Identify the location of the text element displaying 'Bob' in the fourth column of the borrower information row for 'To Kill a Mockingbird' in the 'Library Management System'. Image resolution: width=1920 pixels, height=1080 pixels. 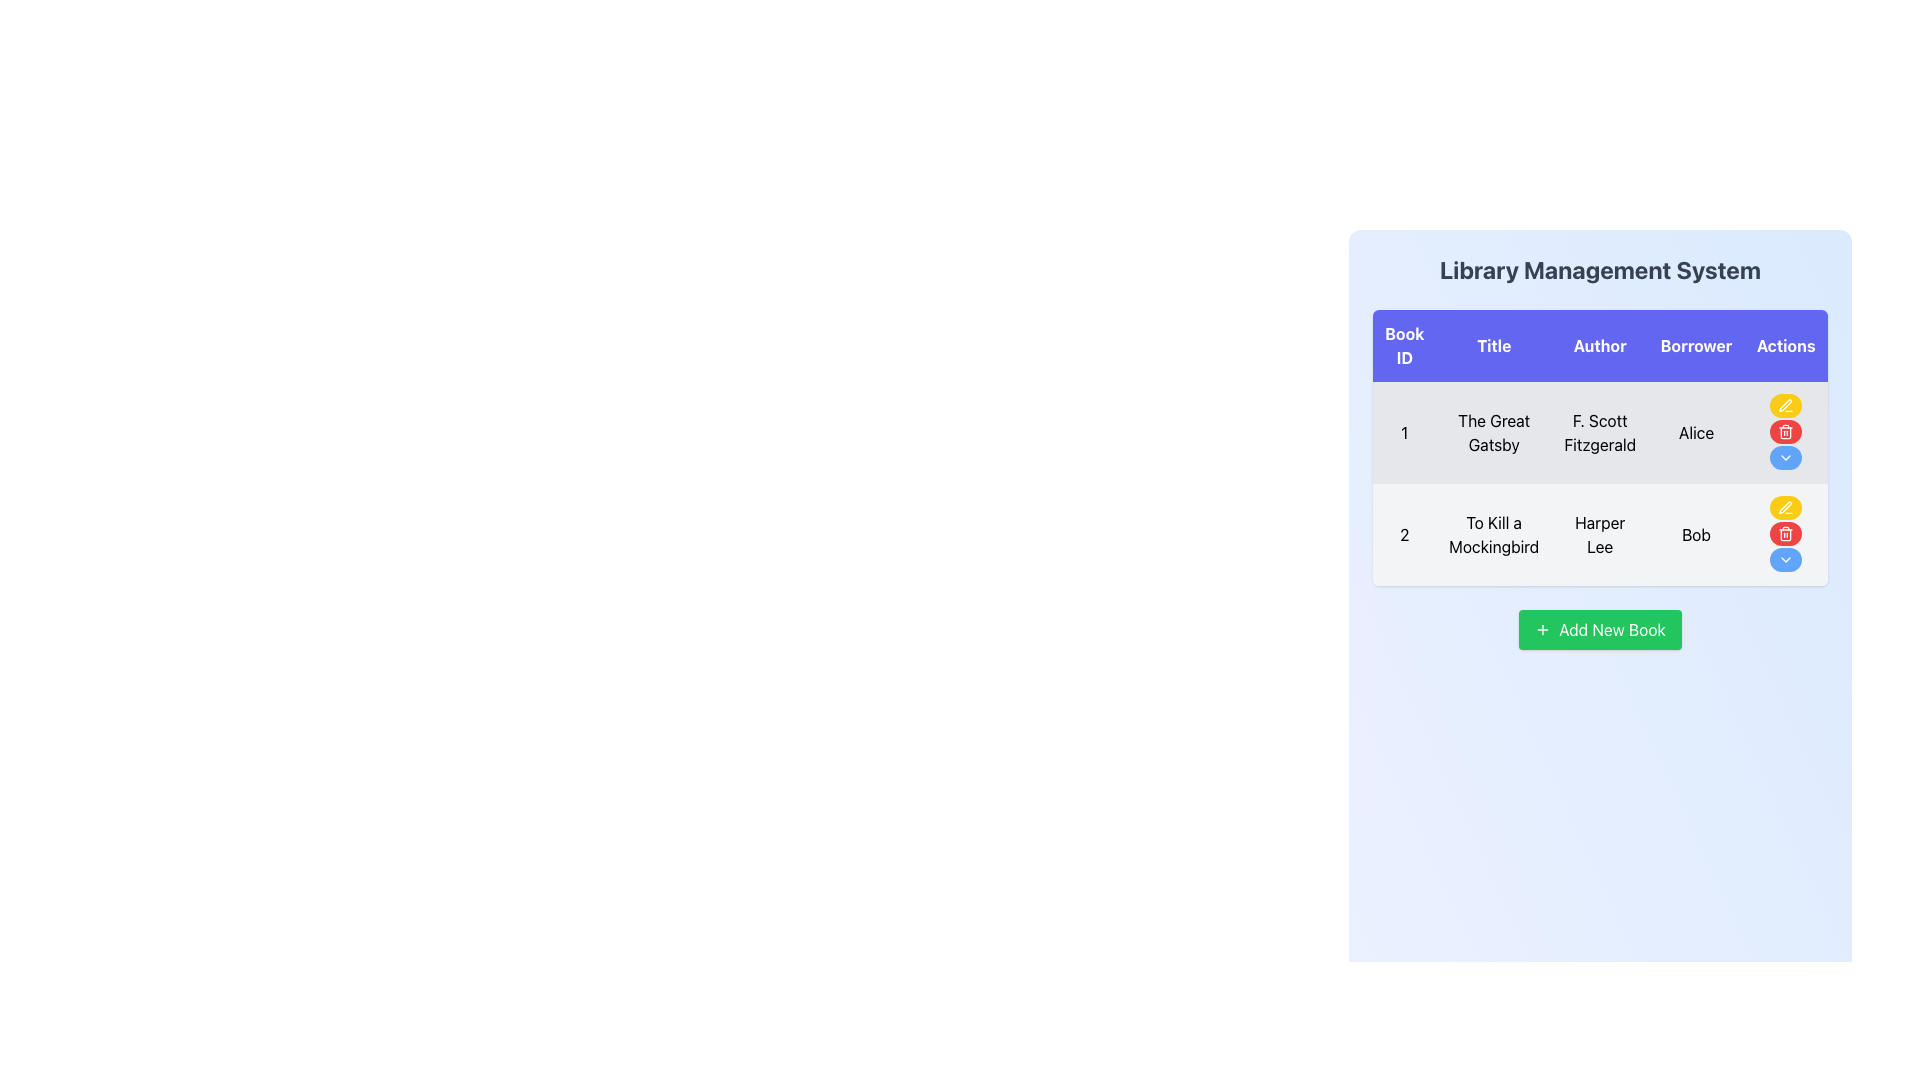
(1695, 534).